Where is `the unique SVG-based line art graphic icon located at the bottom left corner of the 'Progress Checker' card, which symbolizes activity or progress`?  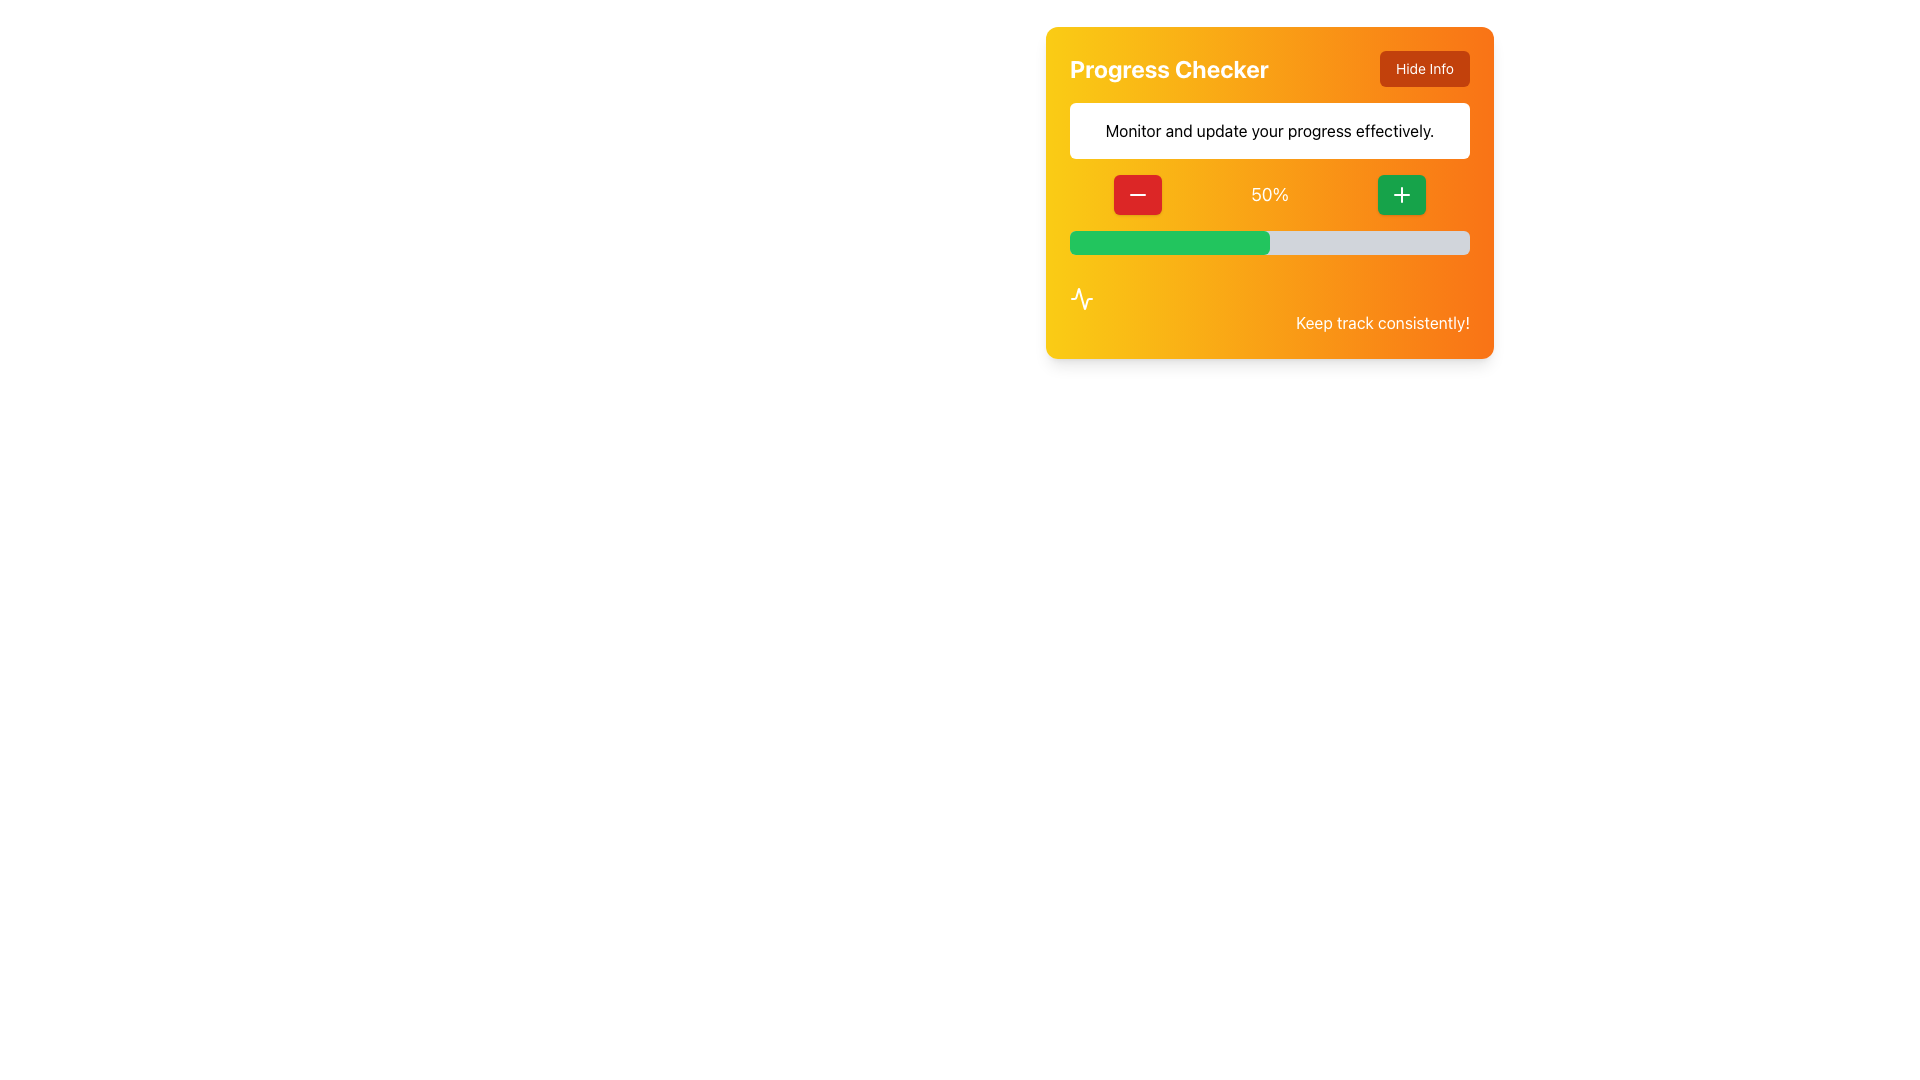 the unique SVG-based line art graphic icon located at the bottom left corner of the 'Progress Checker' card, which symbolizes activity or progress is located at coordinates (1080, 299).